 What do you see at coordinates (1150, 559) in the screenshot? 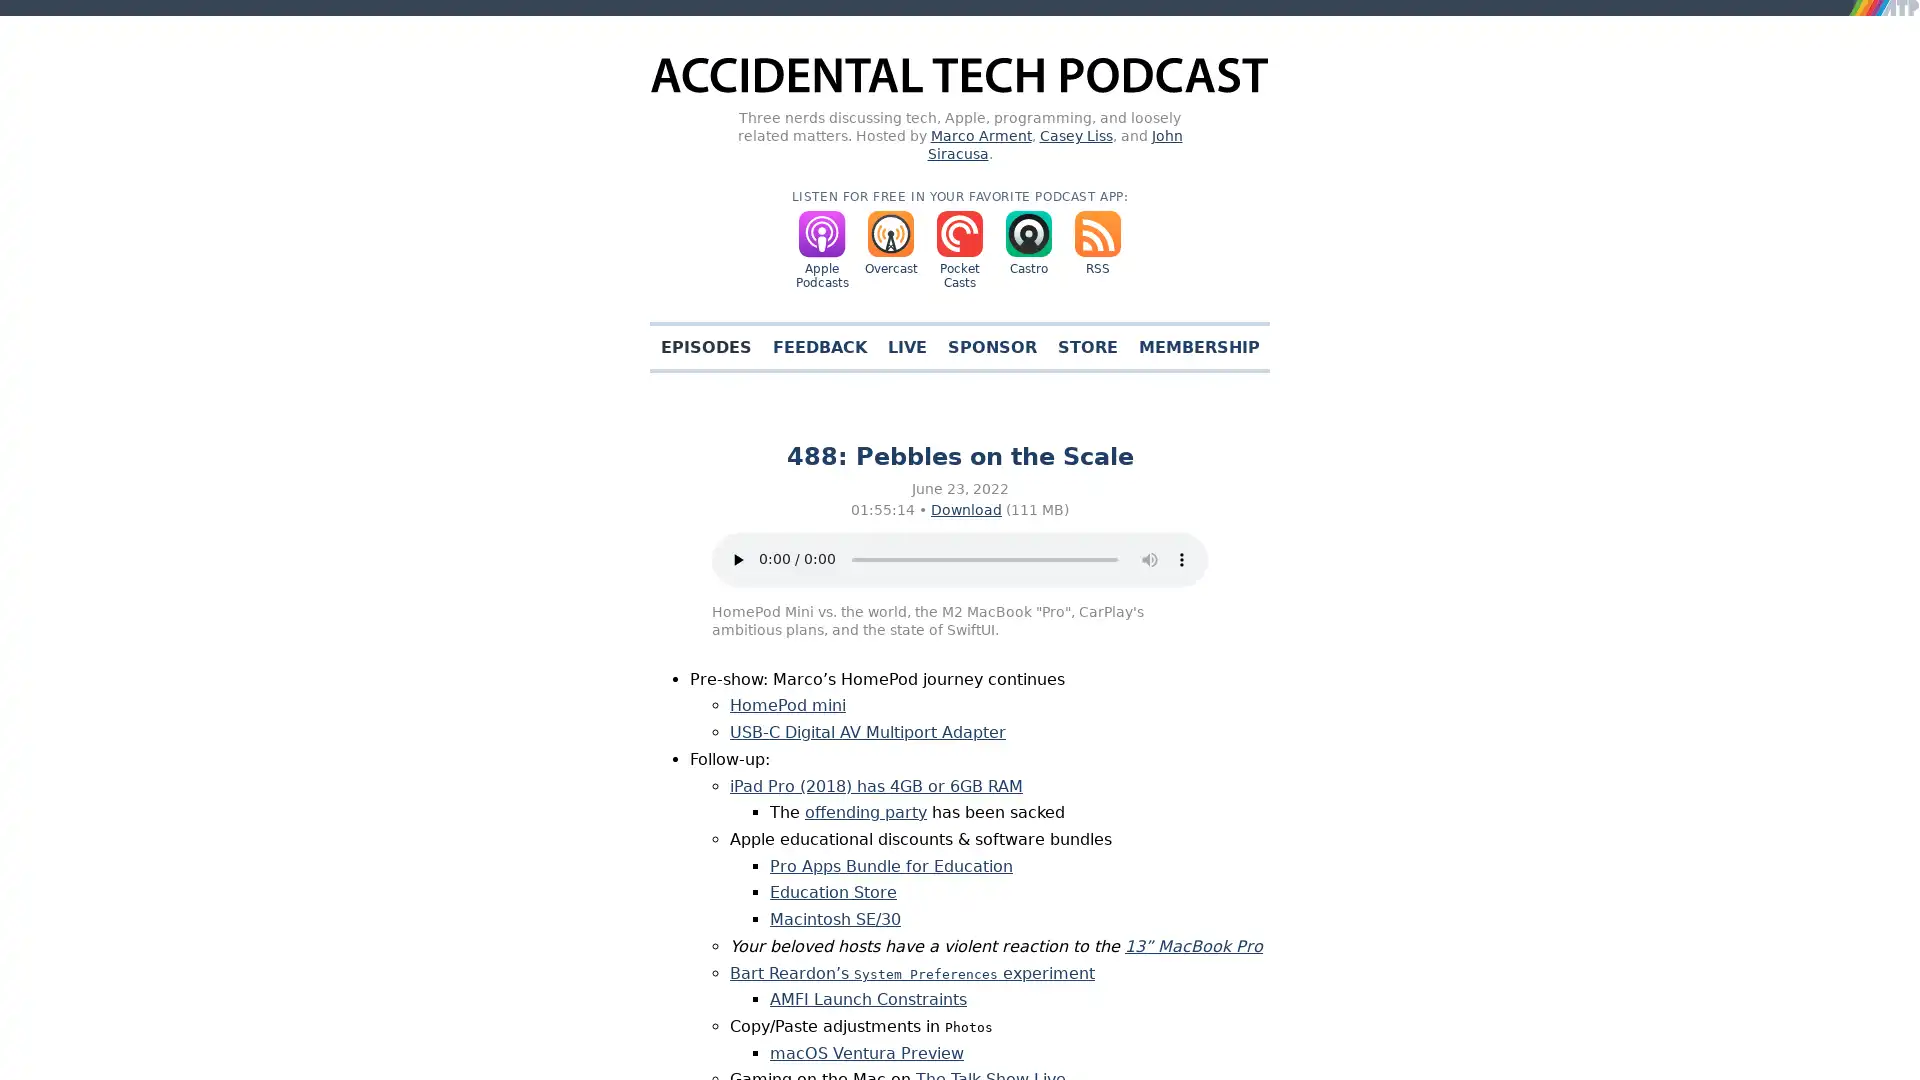
I see `mute` at bounding box center [1150, 559].